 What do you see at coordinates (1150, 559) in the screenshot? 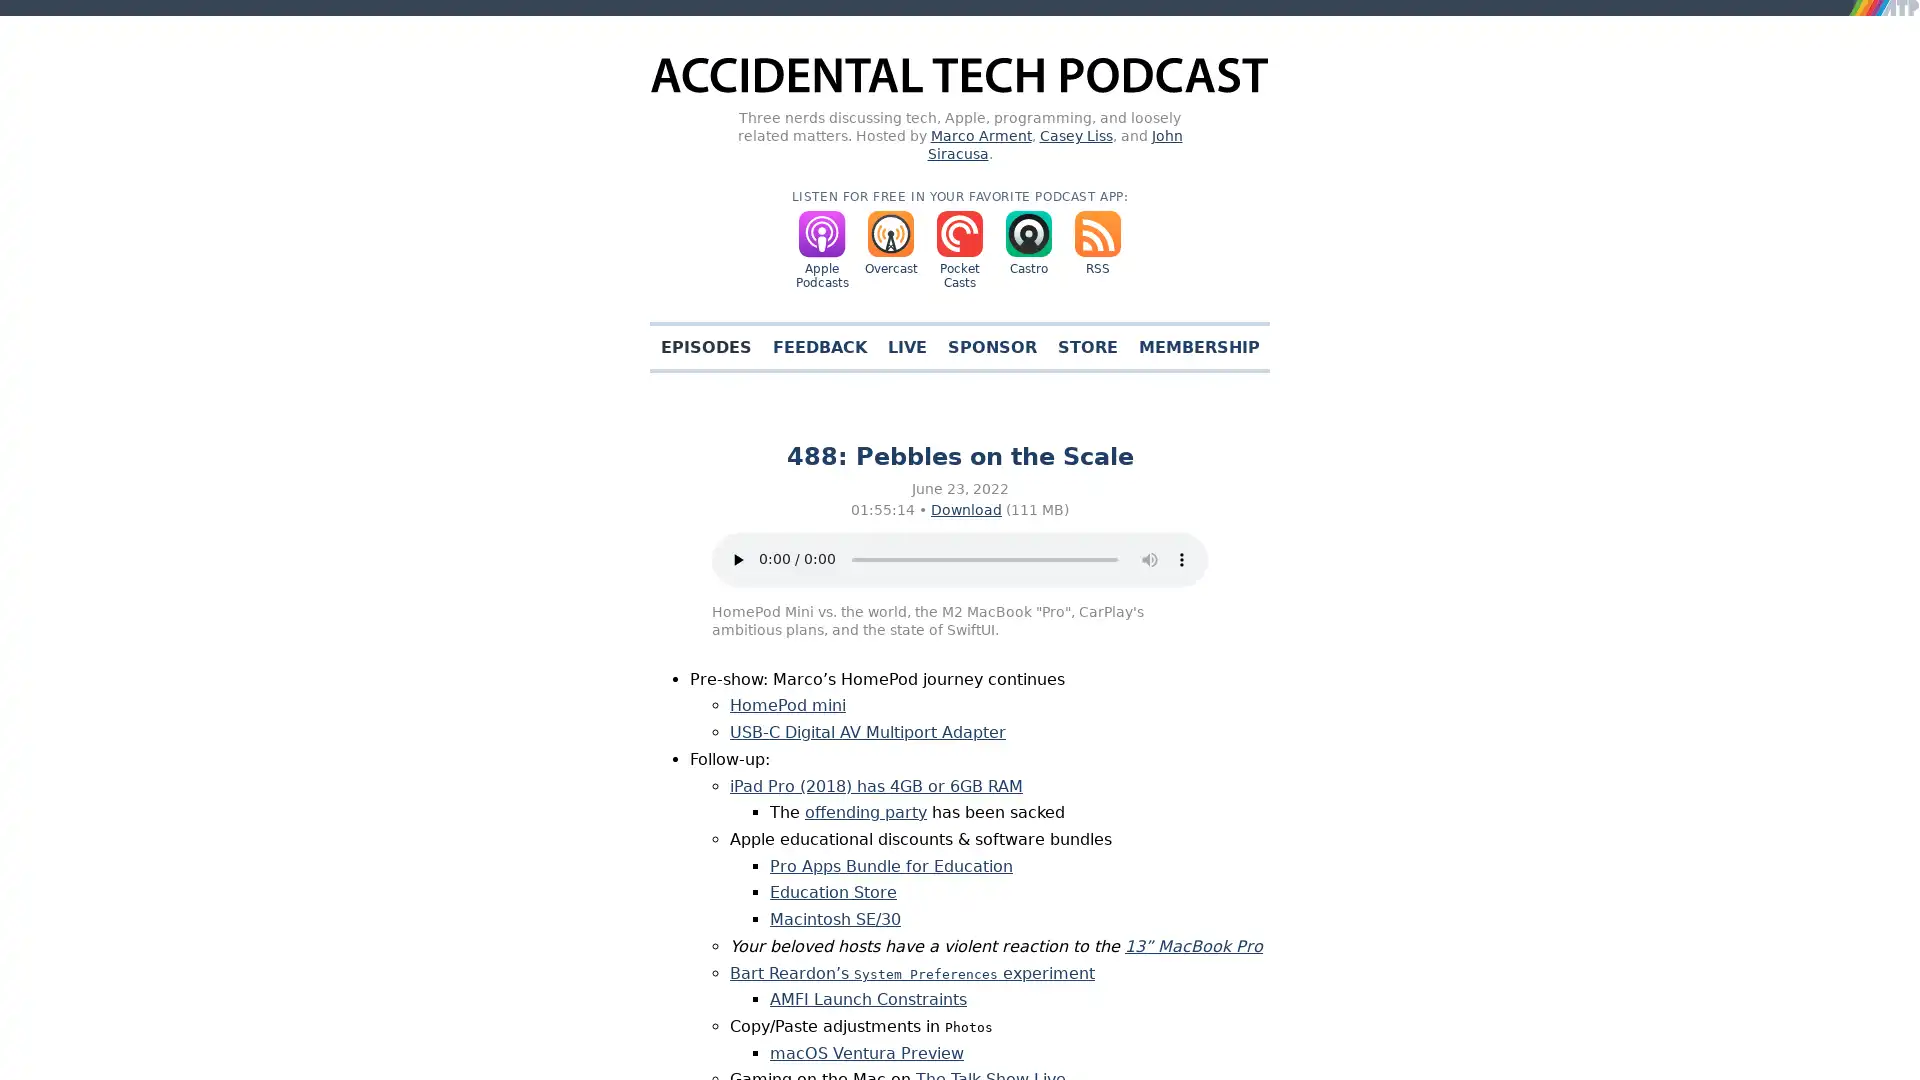
I see `mute` at bounding box center [1150, 559].